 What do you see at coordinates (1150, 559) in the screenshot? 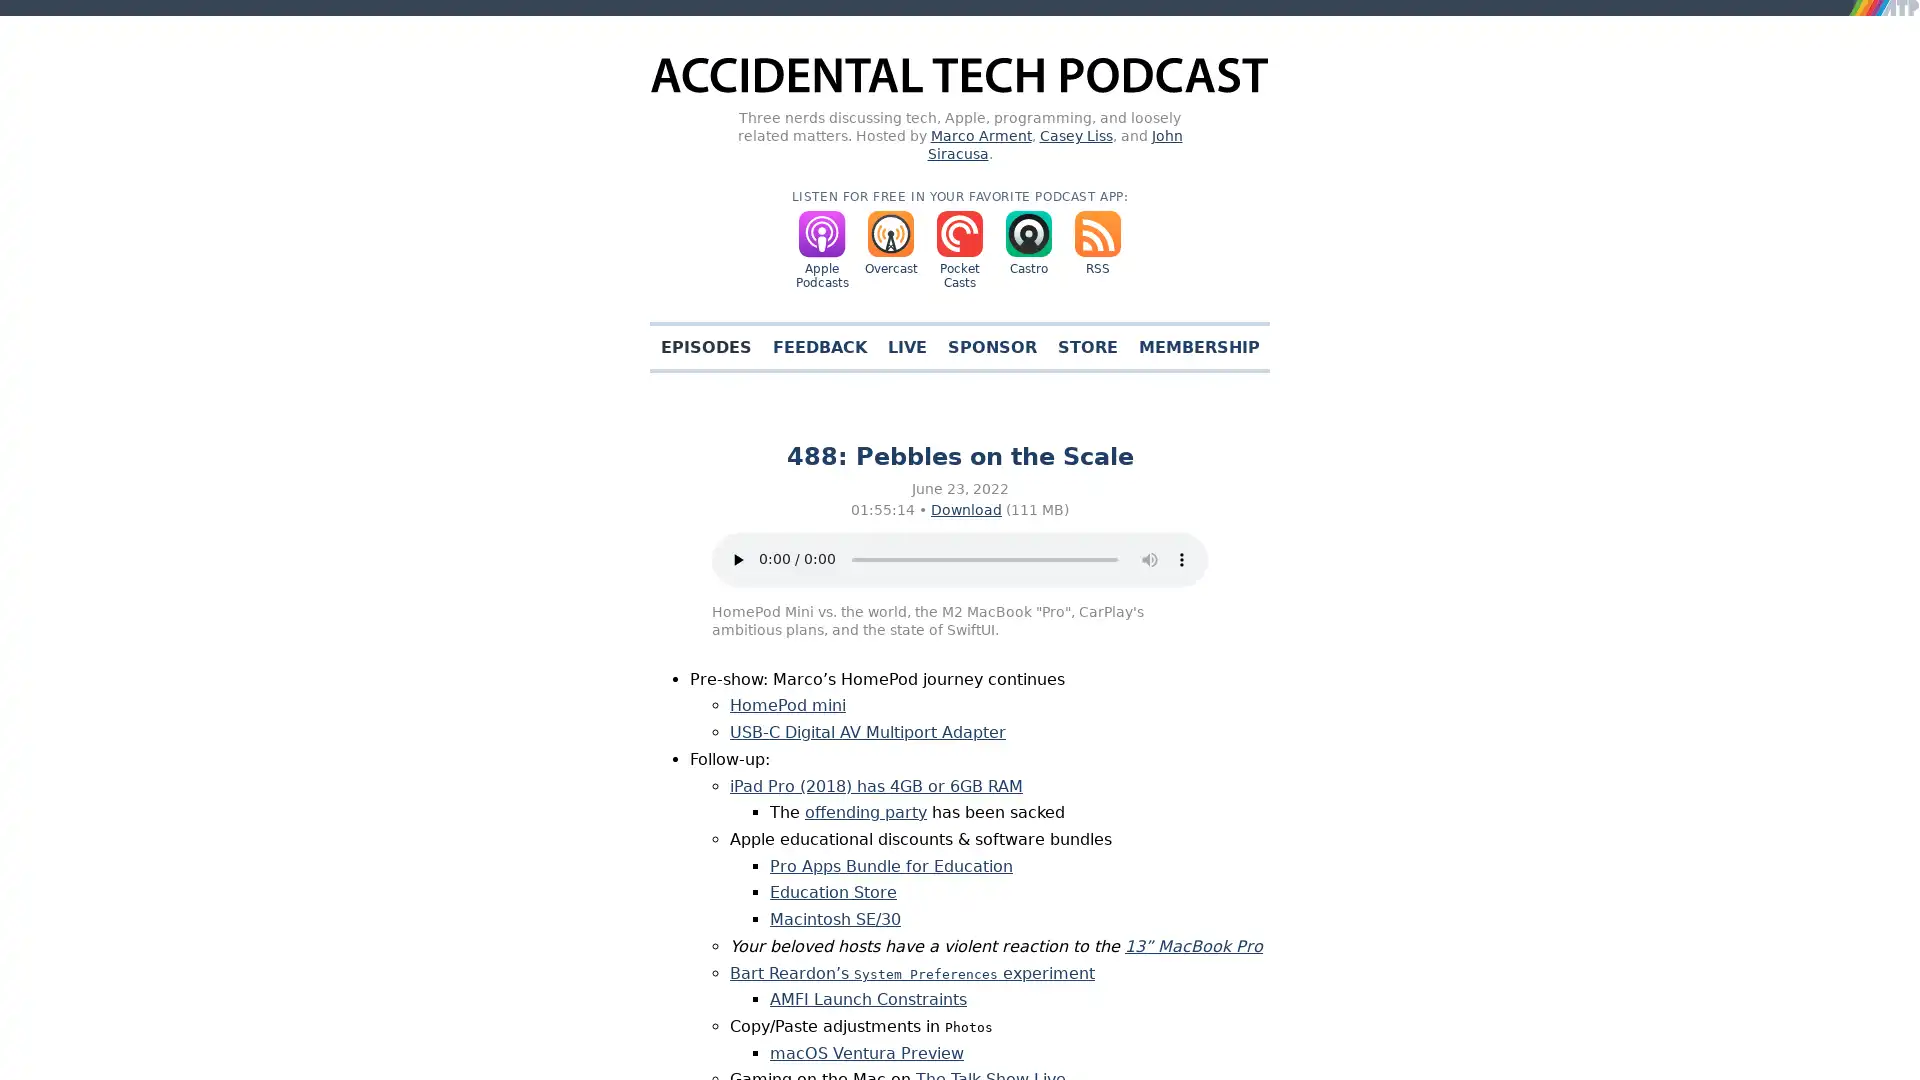
I see `mute` at bounding box center [1150, 559].